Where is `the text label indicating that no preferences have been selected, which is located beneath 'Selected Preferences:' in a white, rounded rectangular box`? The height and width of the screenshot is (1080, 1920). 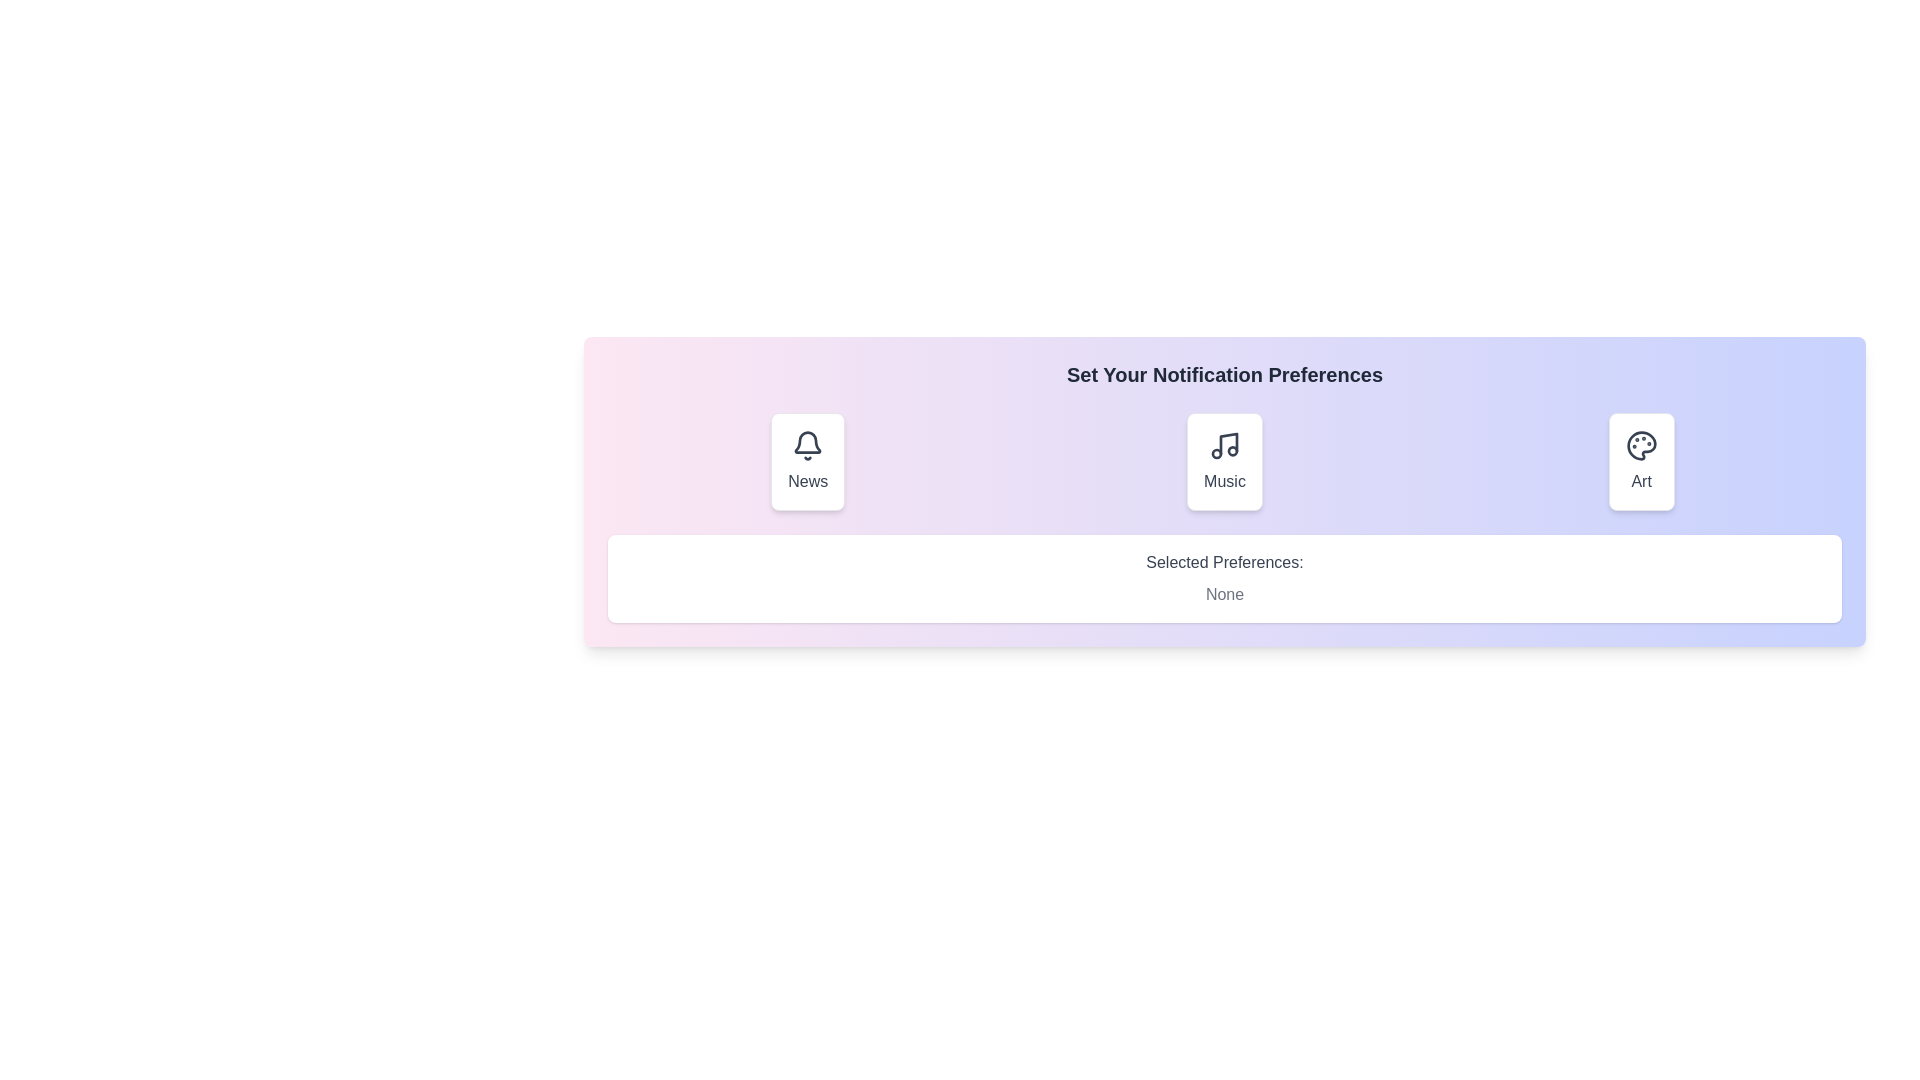
the text label indicating that no preferences have been selected, which is located beneath 'Selected Preferences:' in a white, rounded rectangular box is located at coordinates (1223, 593).